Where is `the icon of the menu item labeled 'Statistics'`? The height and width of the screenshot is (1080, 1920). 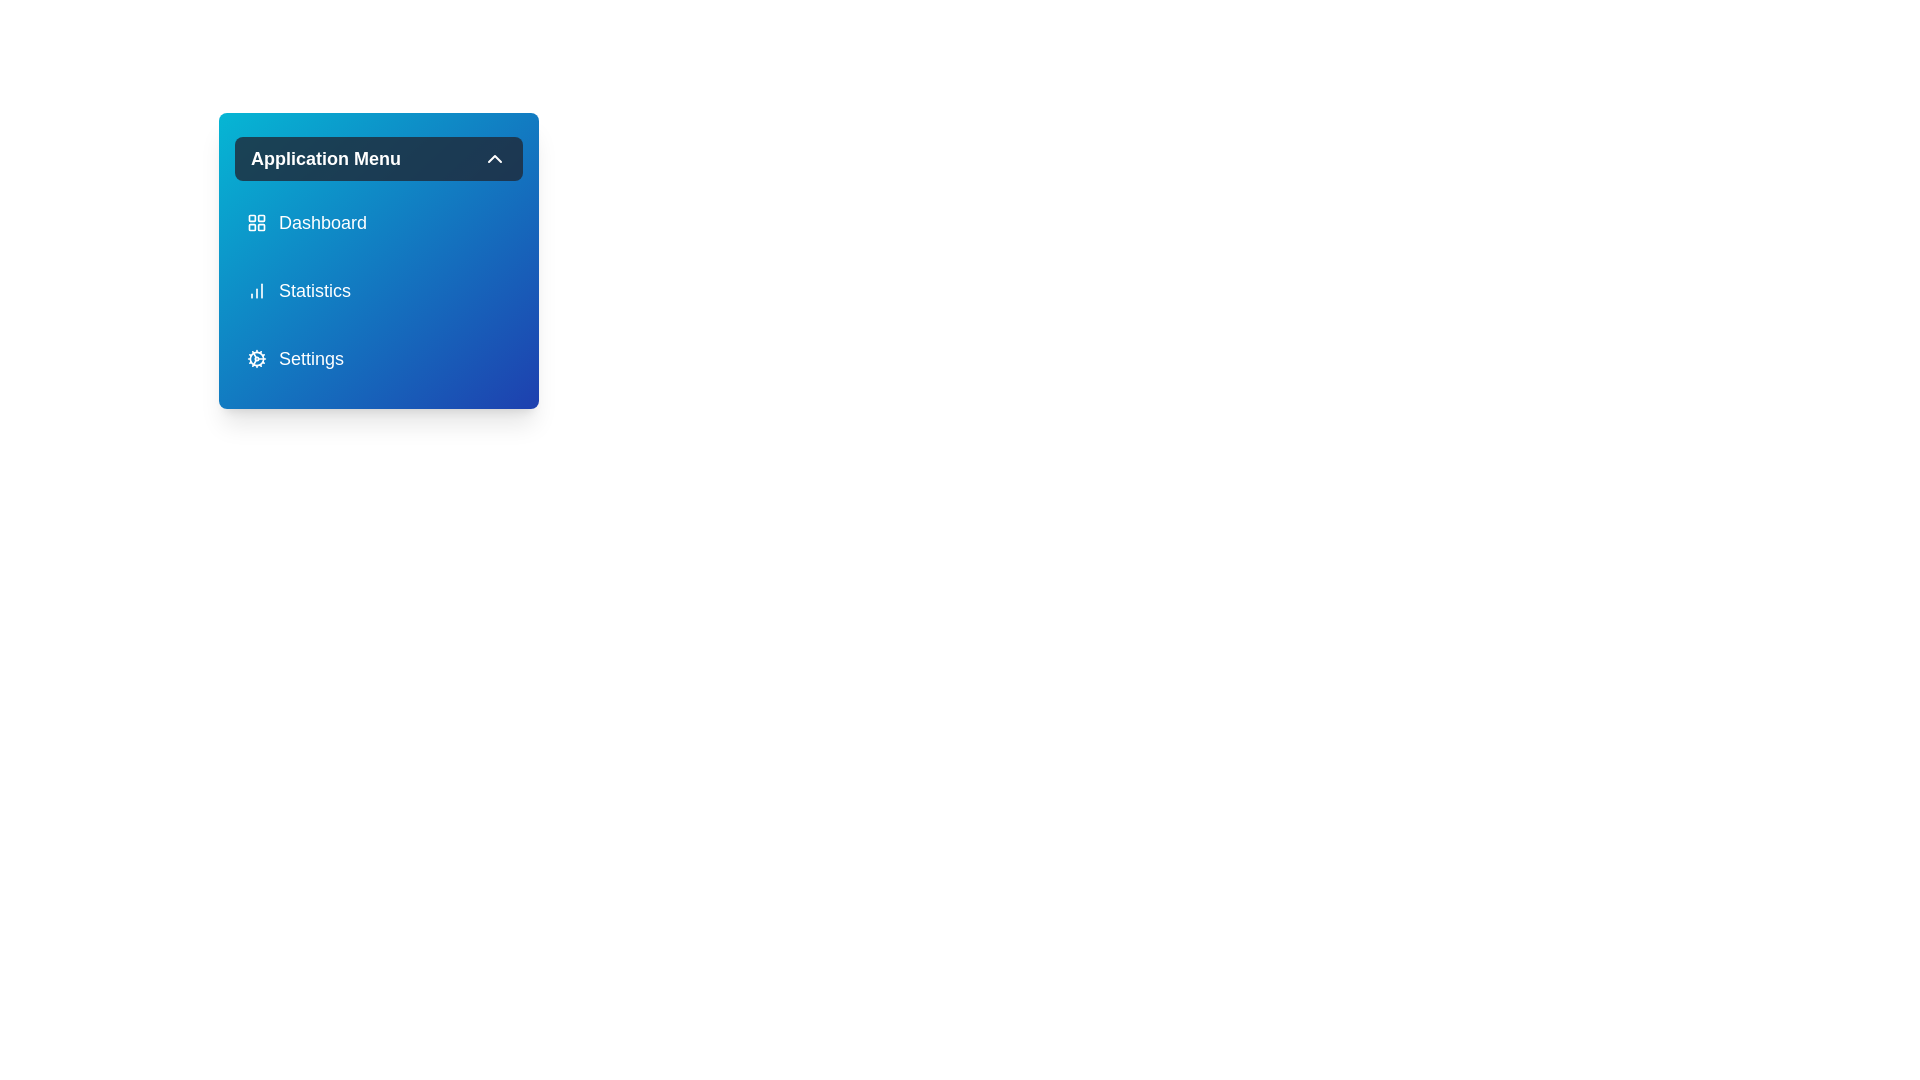
the icon of the menu item labeled 'Statistics' is located at coordinates (256, 290).